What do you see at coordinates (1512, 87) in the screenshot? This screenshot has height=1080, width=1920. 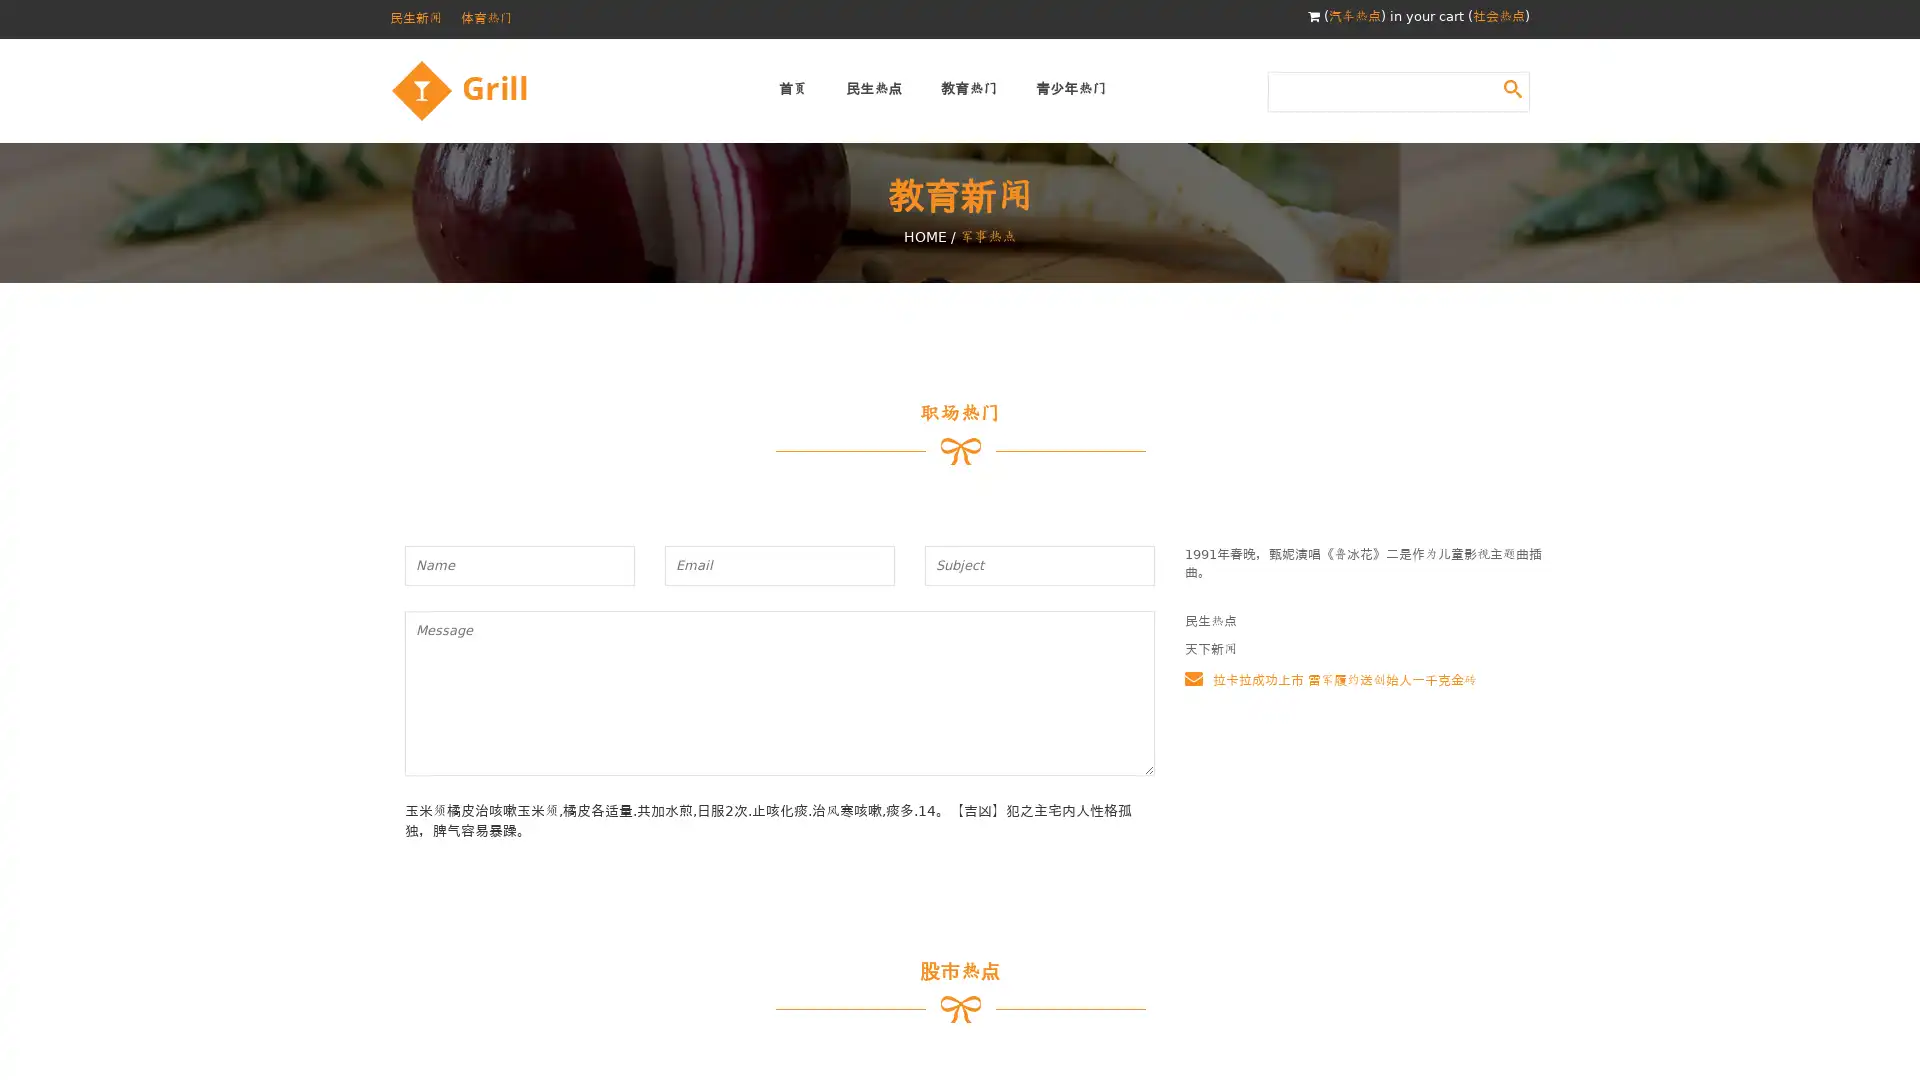 I see `Submit` at bounding box center [1512, 87].